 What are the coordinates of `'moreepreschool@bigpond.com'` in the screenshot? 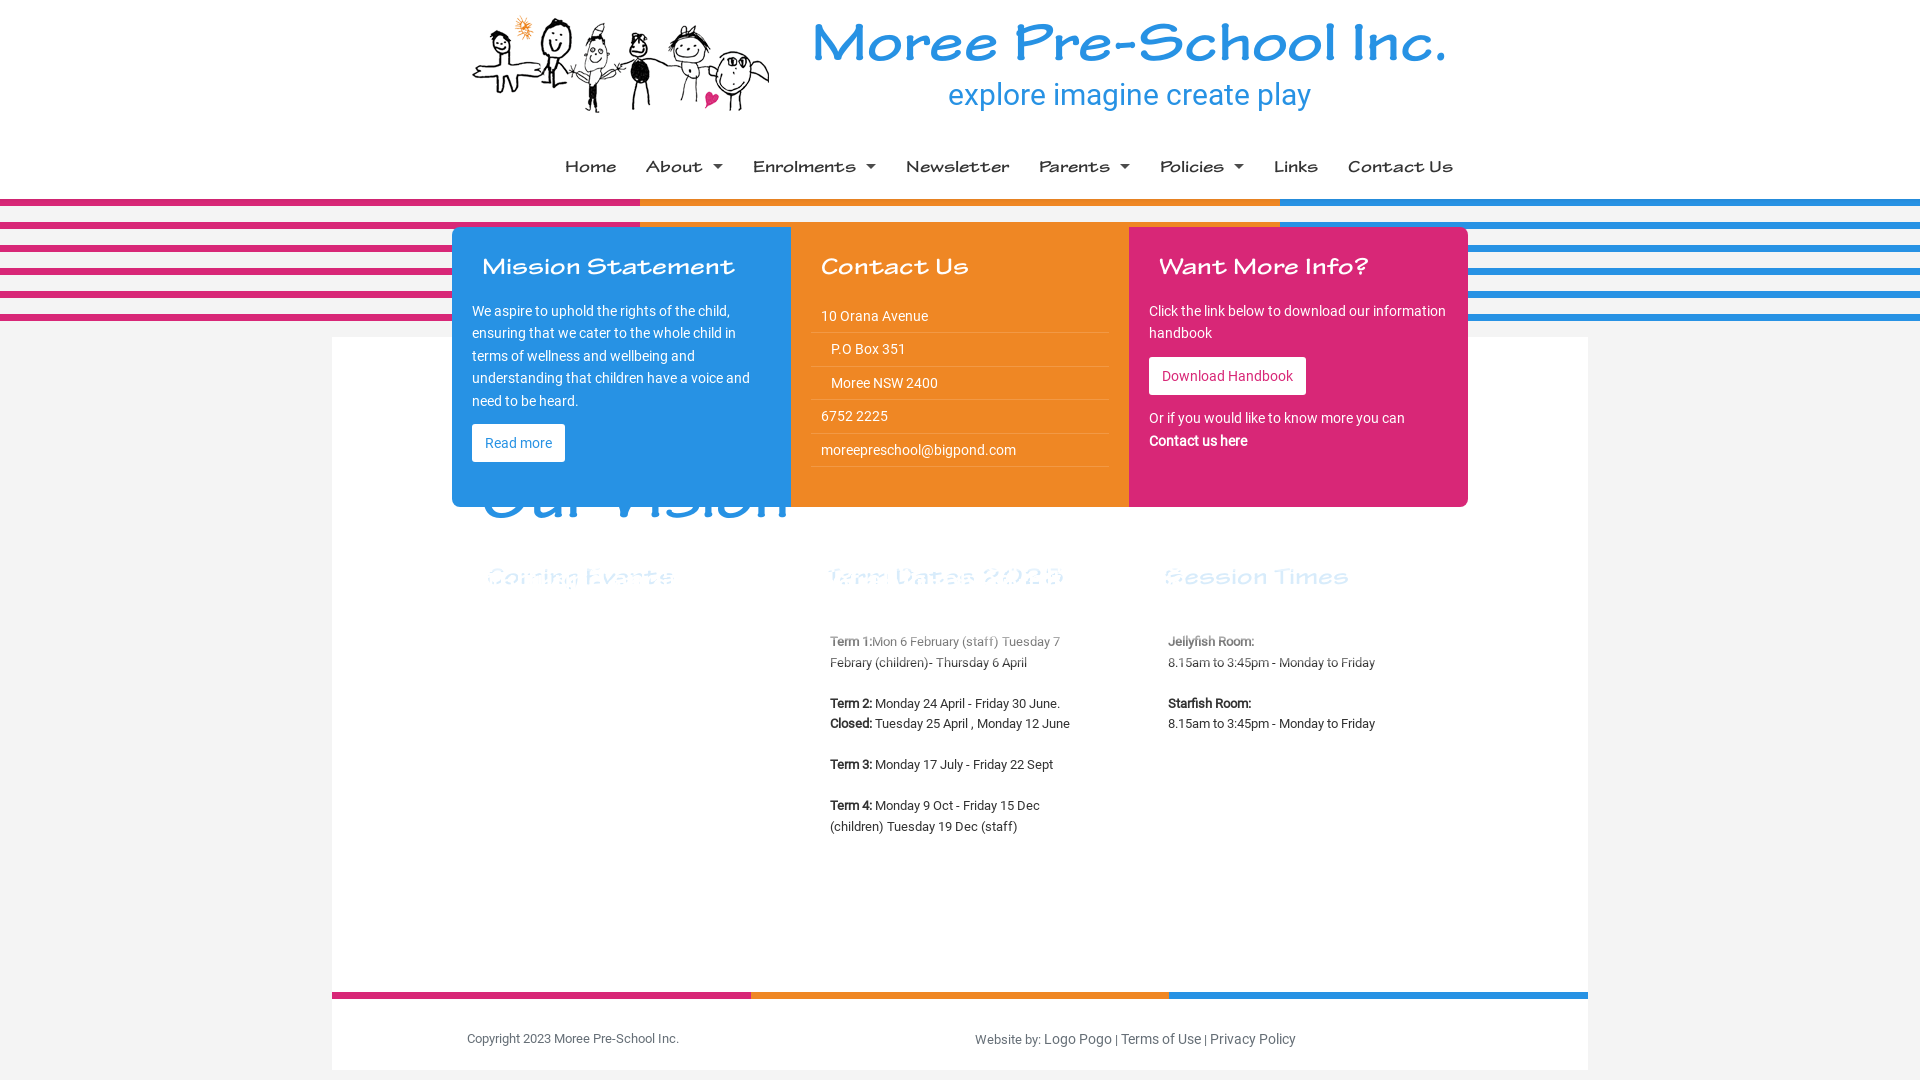 It's located at (917, 450).